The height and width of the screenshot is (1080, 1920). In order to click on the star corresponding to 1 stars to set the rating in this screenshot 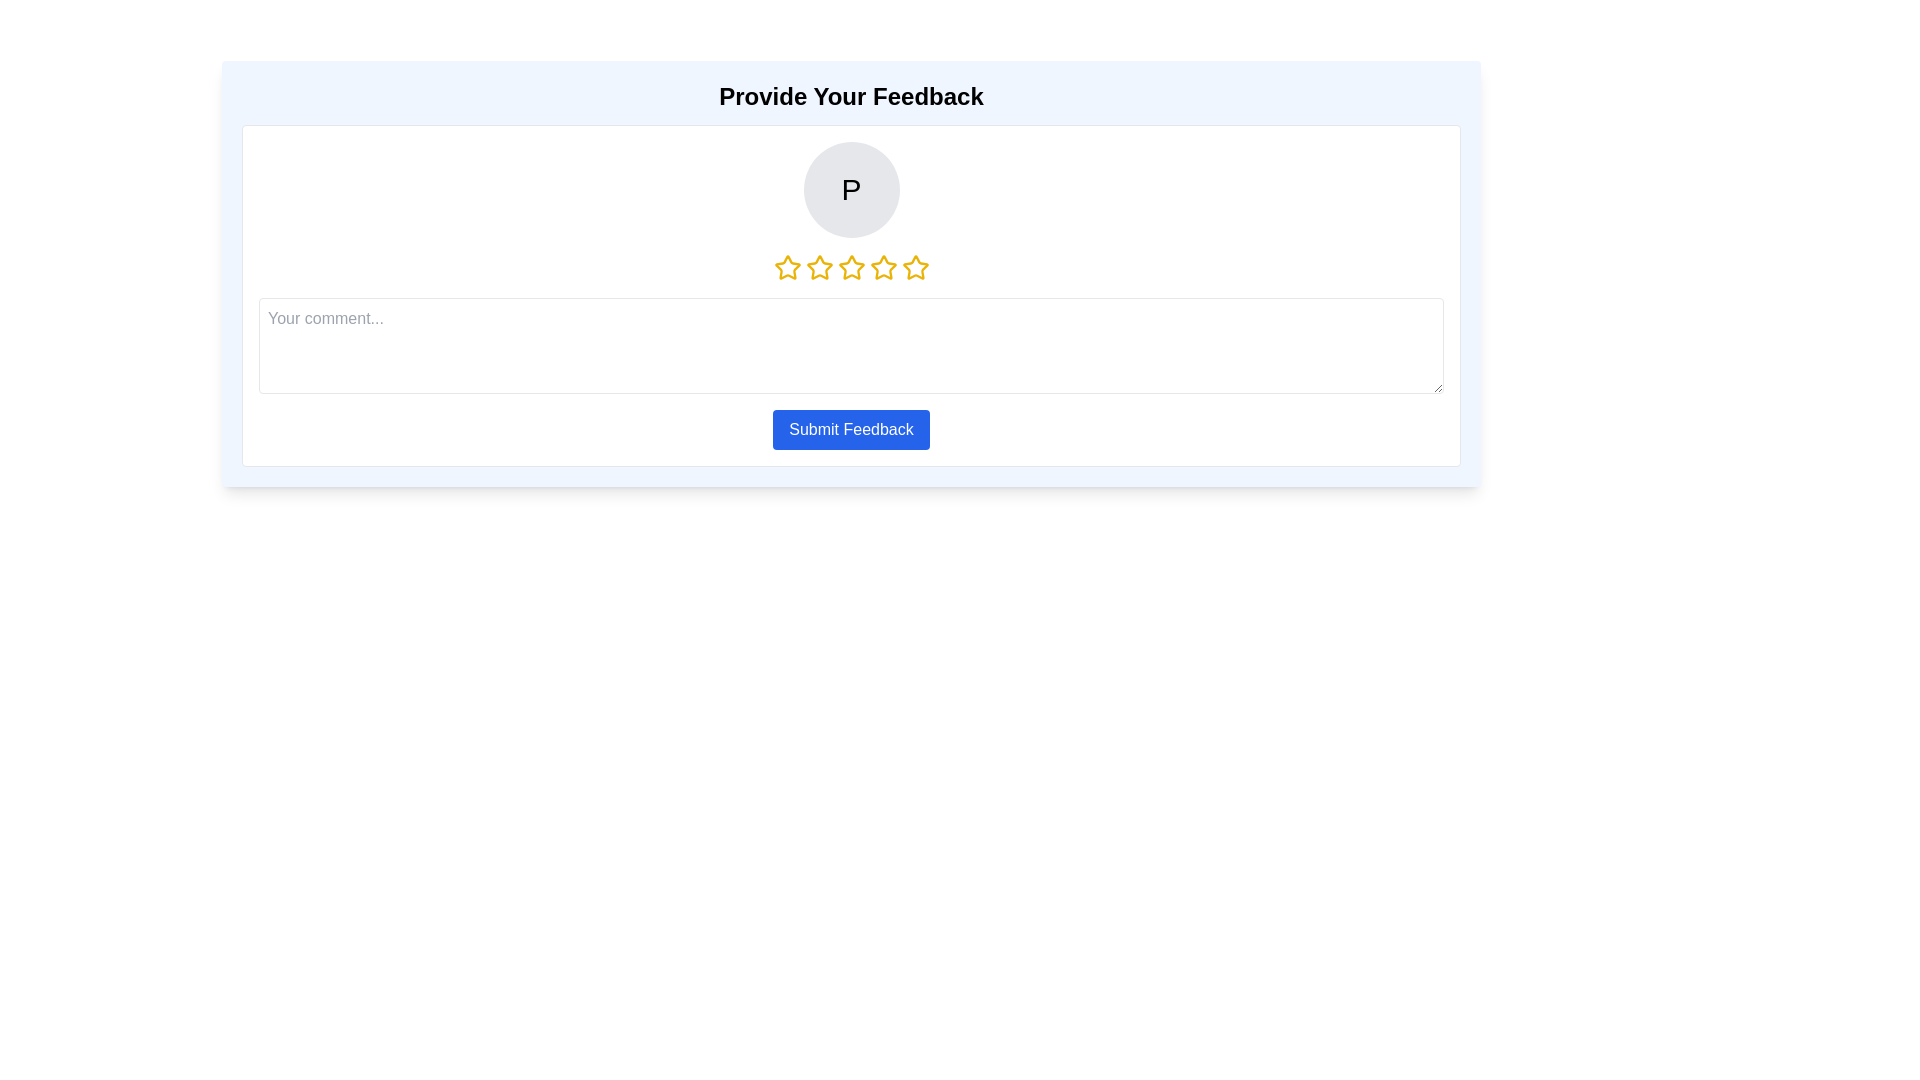, I will do `click(786, 266)`.